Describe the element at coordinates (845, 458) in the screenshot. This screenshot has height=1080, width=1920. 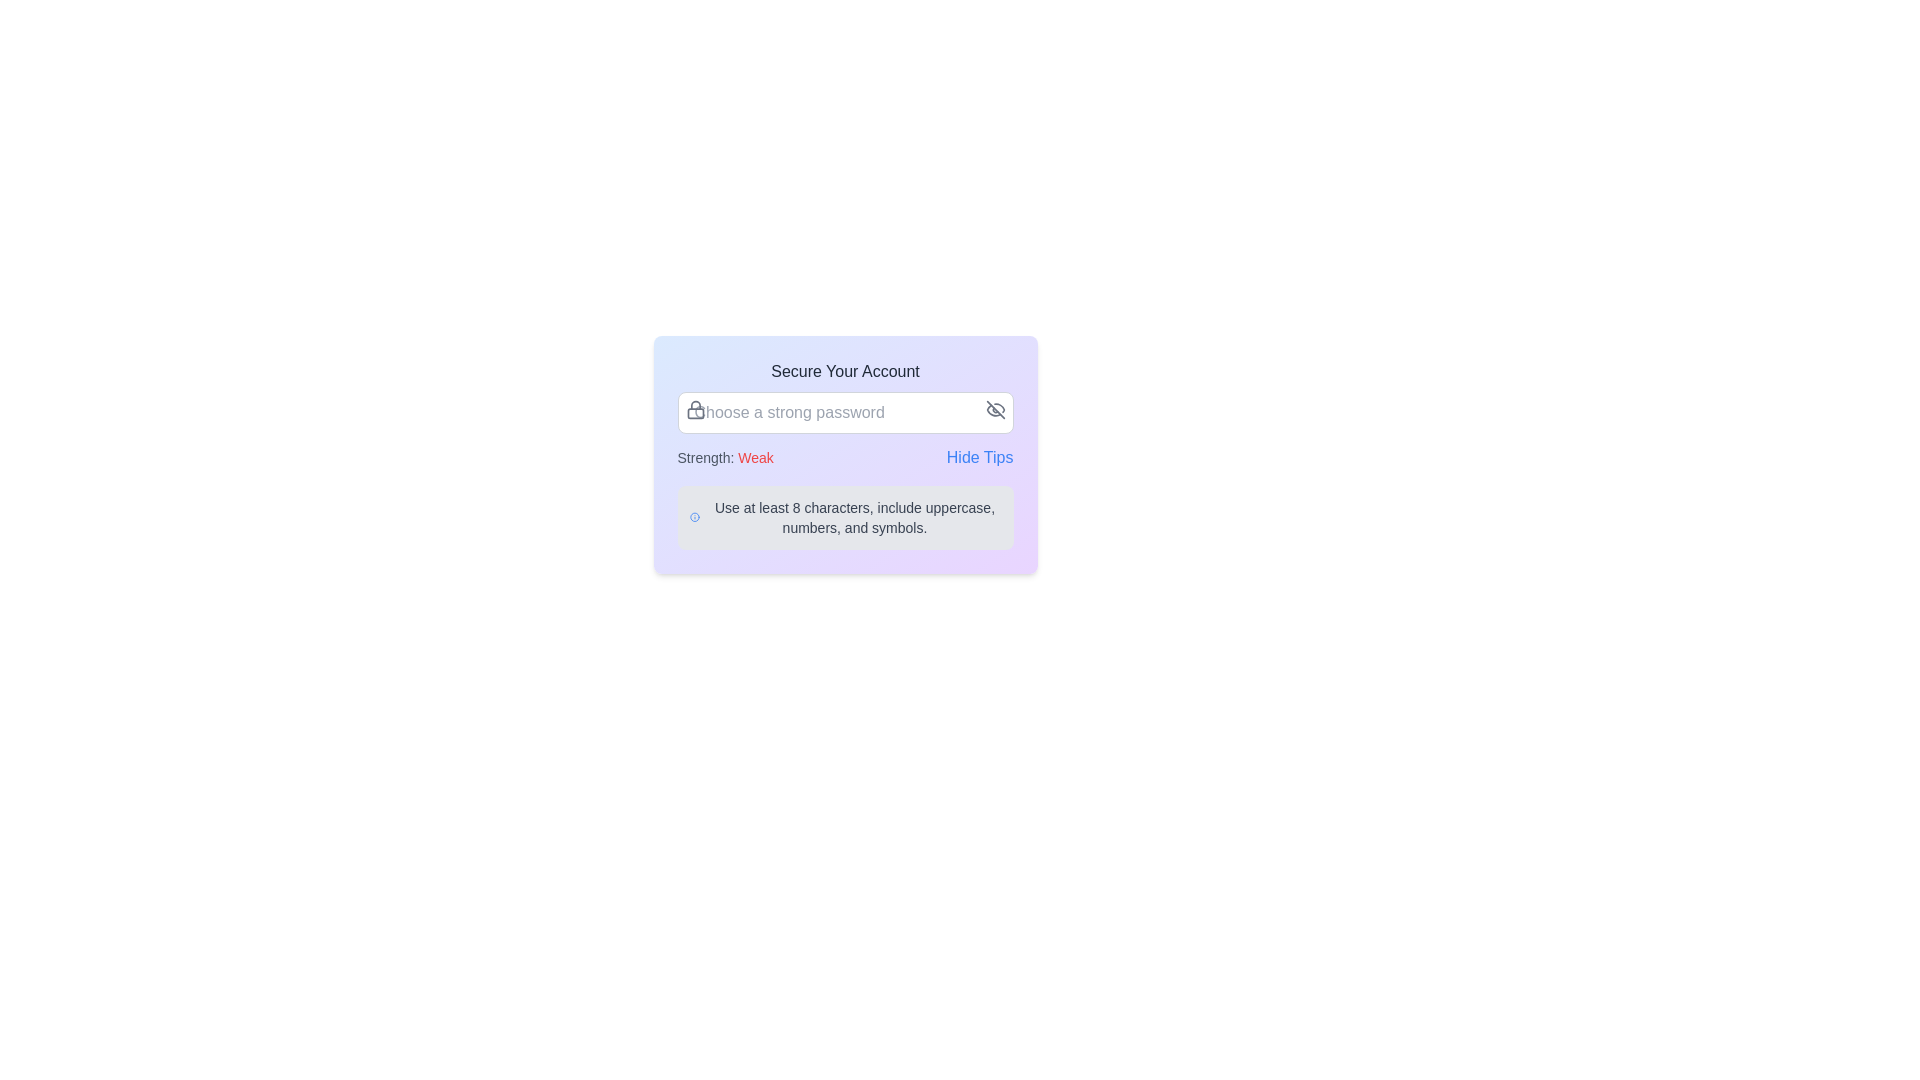
I see `displayed strength information from the informative text element that shows 'Strength: Weak' with 'Weak' highlighted in red and includes a clickable link labeled 'Hide Tips'` at that location.